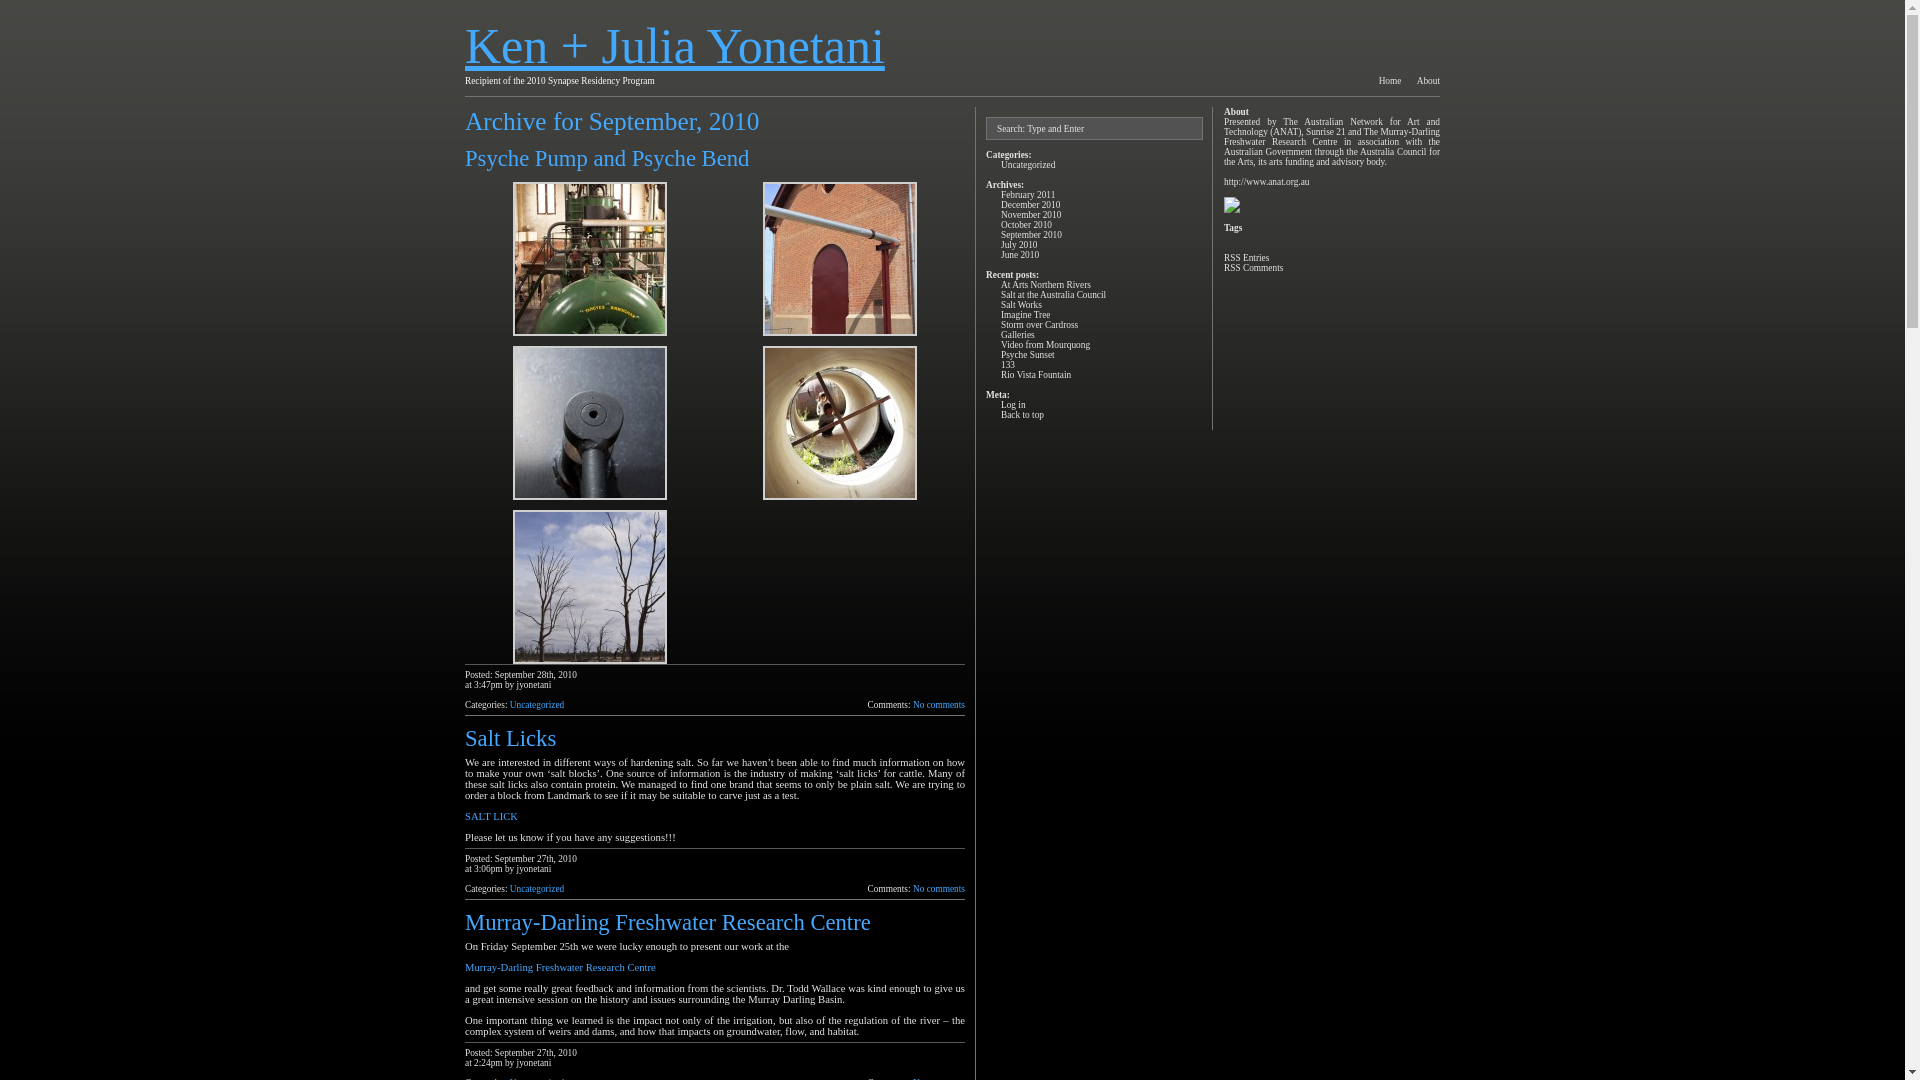 The image size is (1920, 1080). What do you see at coordinates (1001, 323) in the screenshot?
I see `'Storm over Cardross'` at bounding box center [1001, 323].